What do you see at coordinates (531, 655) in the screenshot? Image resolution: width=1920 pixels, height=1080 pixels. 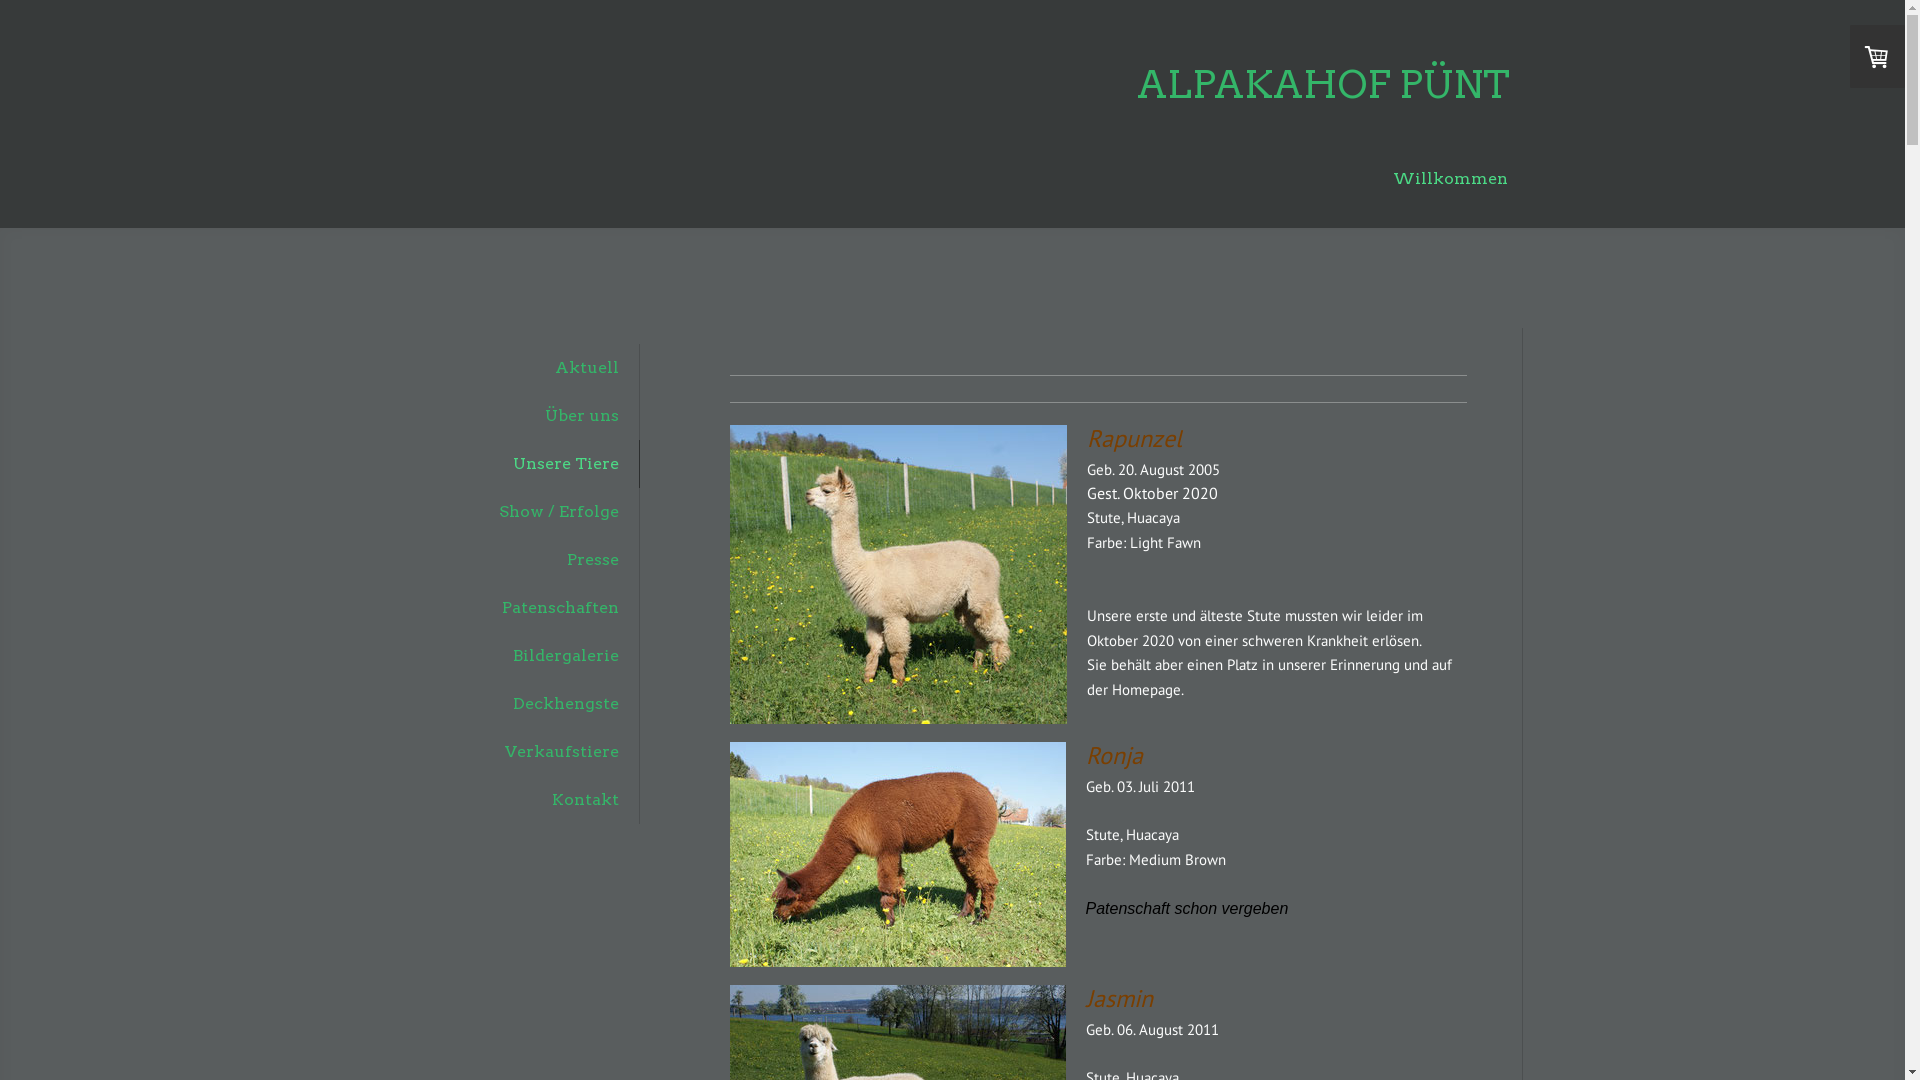 I see `'Bildergalerie'` at bounding box center [531, 655].